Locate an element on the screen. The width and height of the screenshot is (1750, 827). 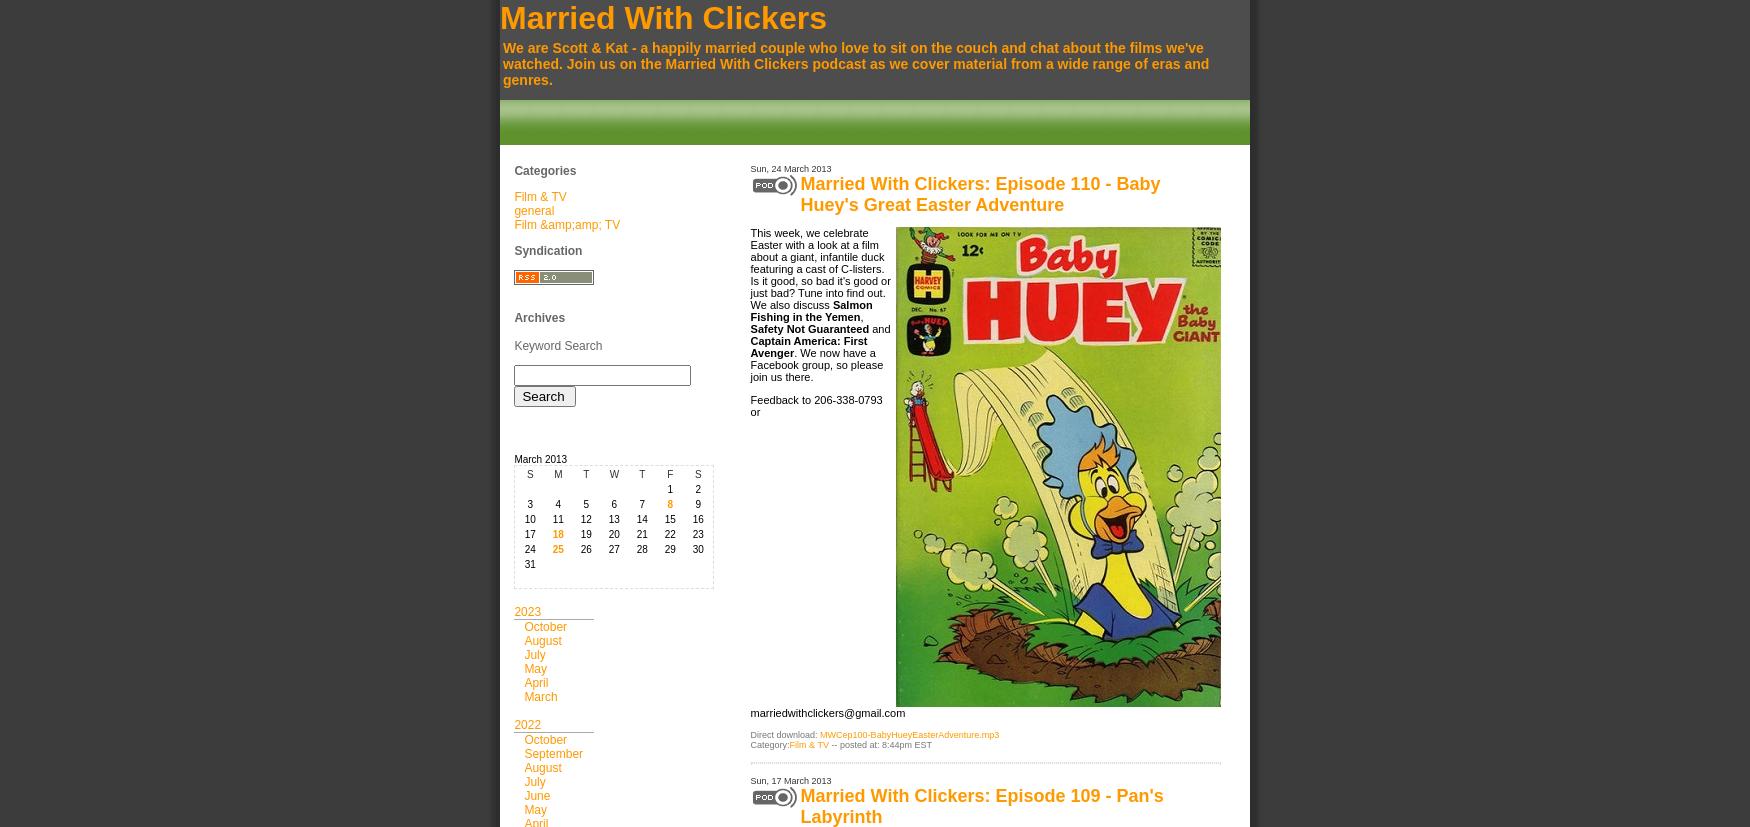
'Syndication' is located at coordinates (546, 249).